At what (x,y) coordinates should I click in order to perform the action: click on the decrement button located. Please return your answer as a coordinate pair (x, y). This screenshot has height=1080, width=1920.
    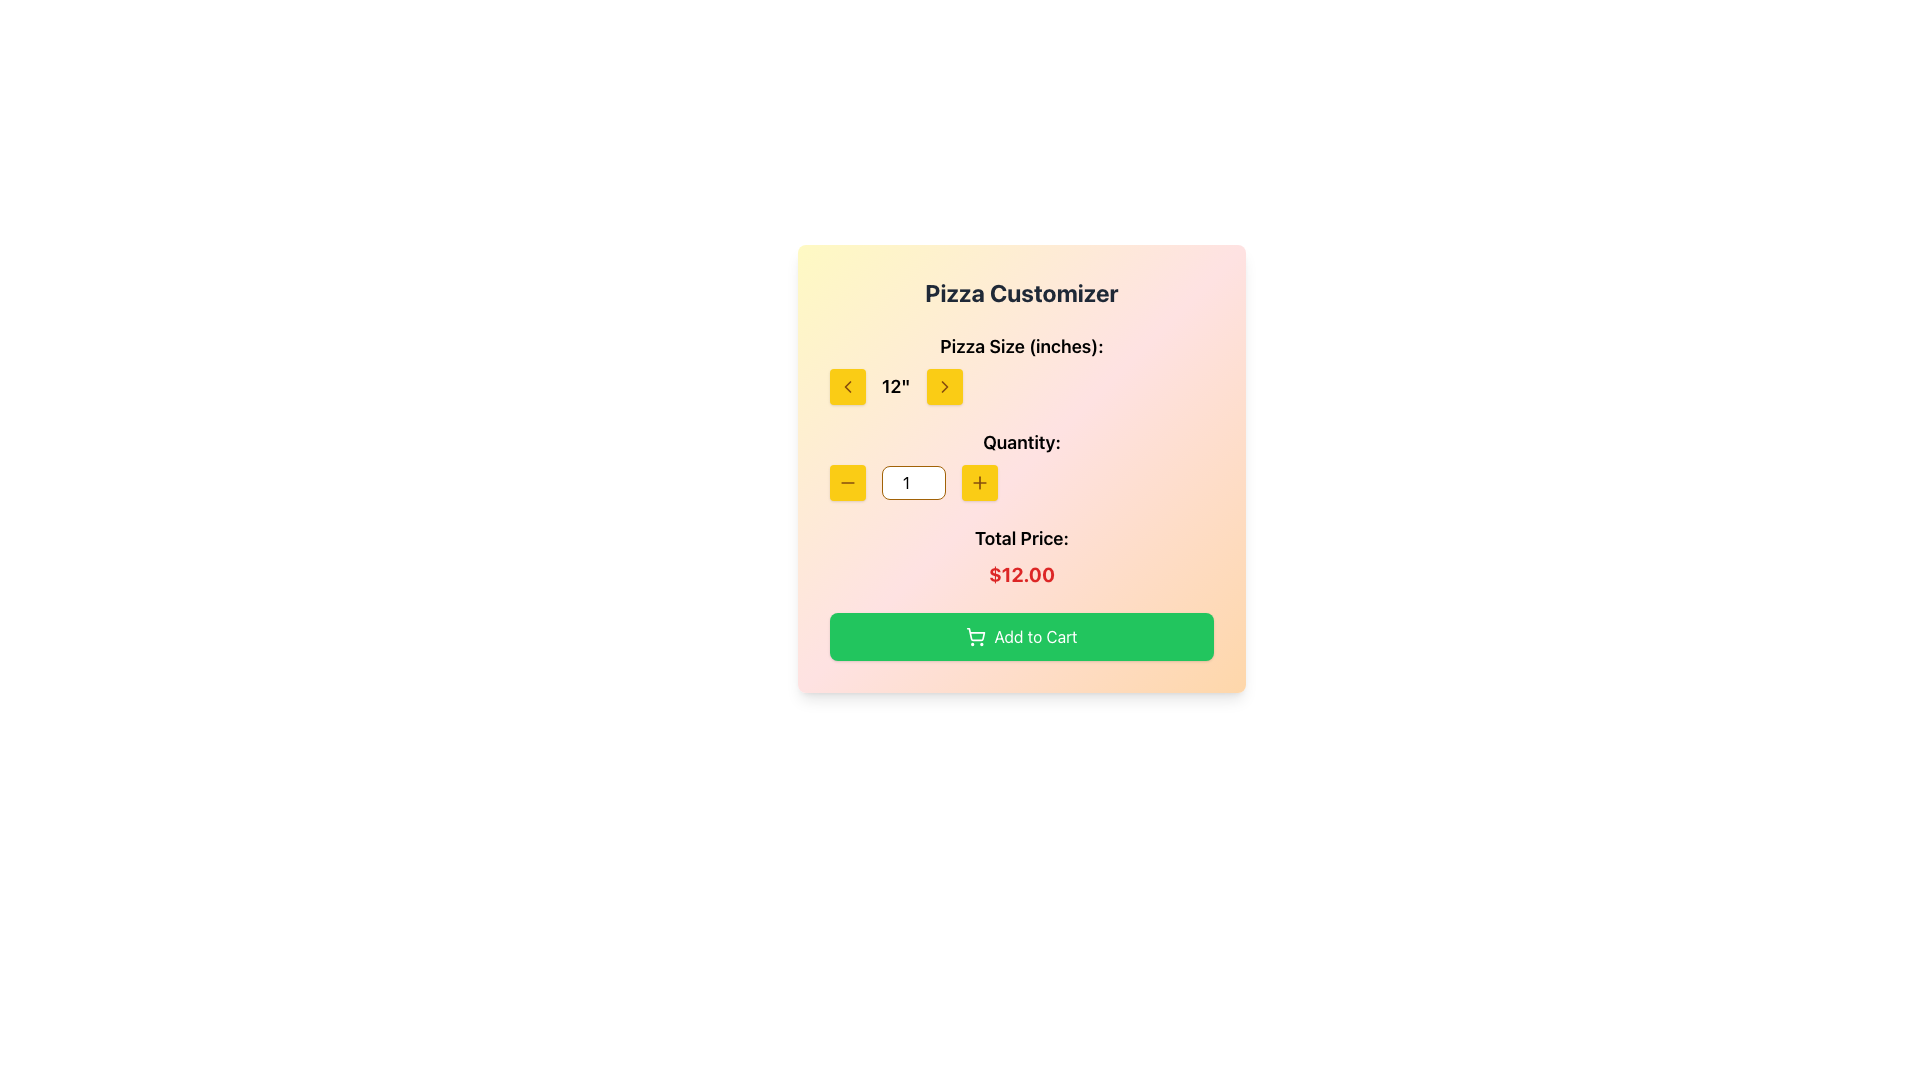
    Looking at the image, I should click on (848, 482).